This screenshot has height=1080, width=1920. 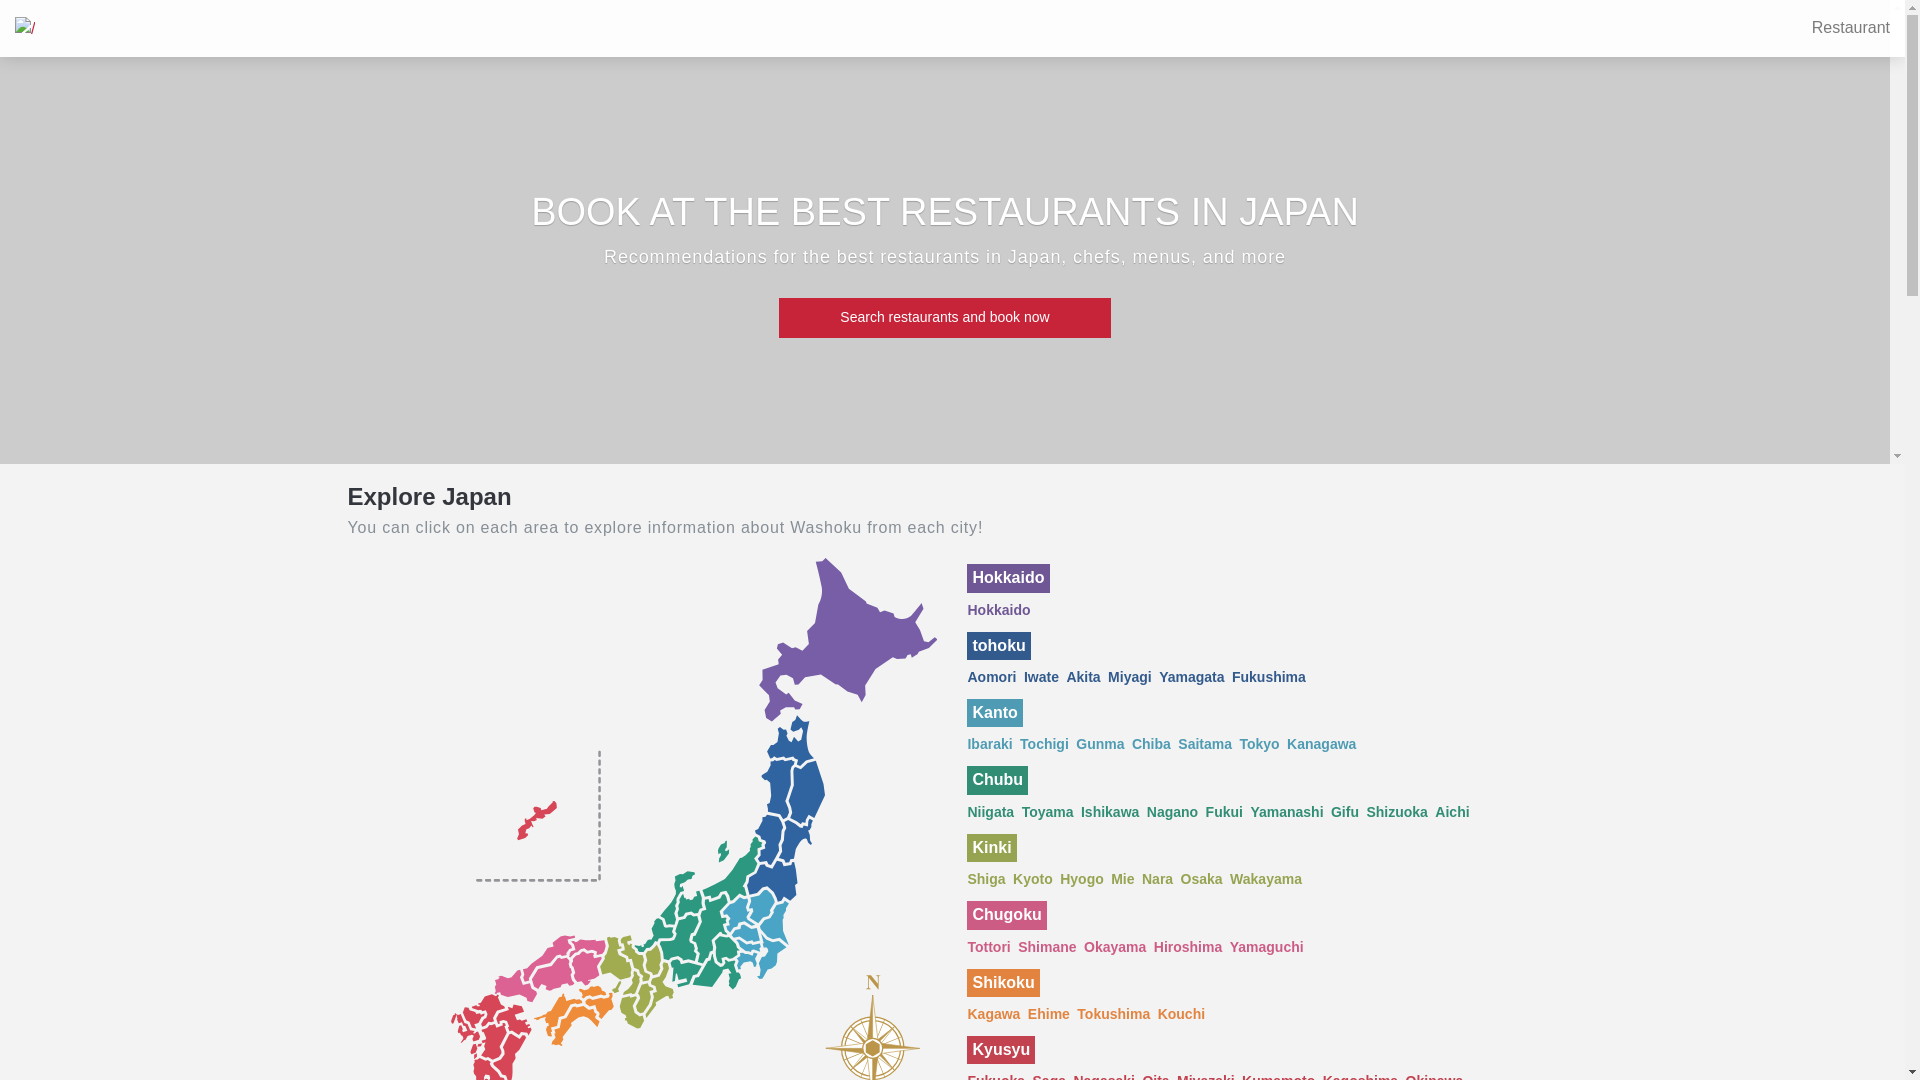 I want to click on 'Yamanashi', so click(x=1286, y=812).